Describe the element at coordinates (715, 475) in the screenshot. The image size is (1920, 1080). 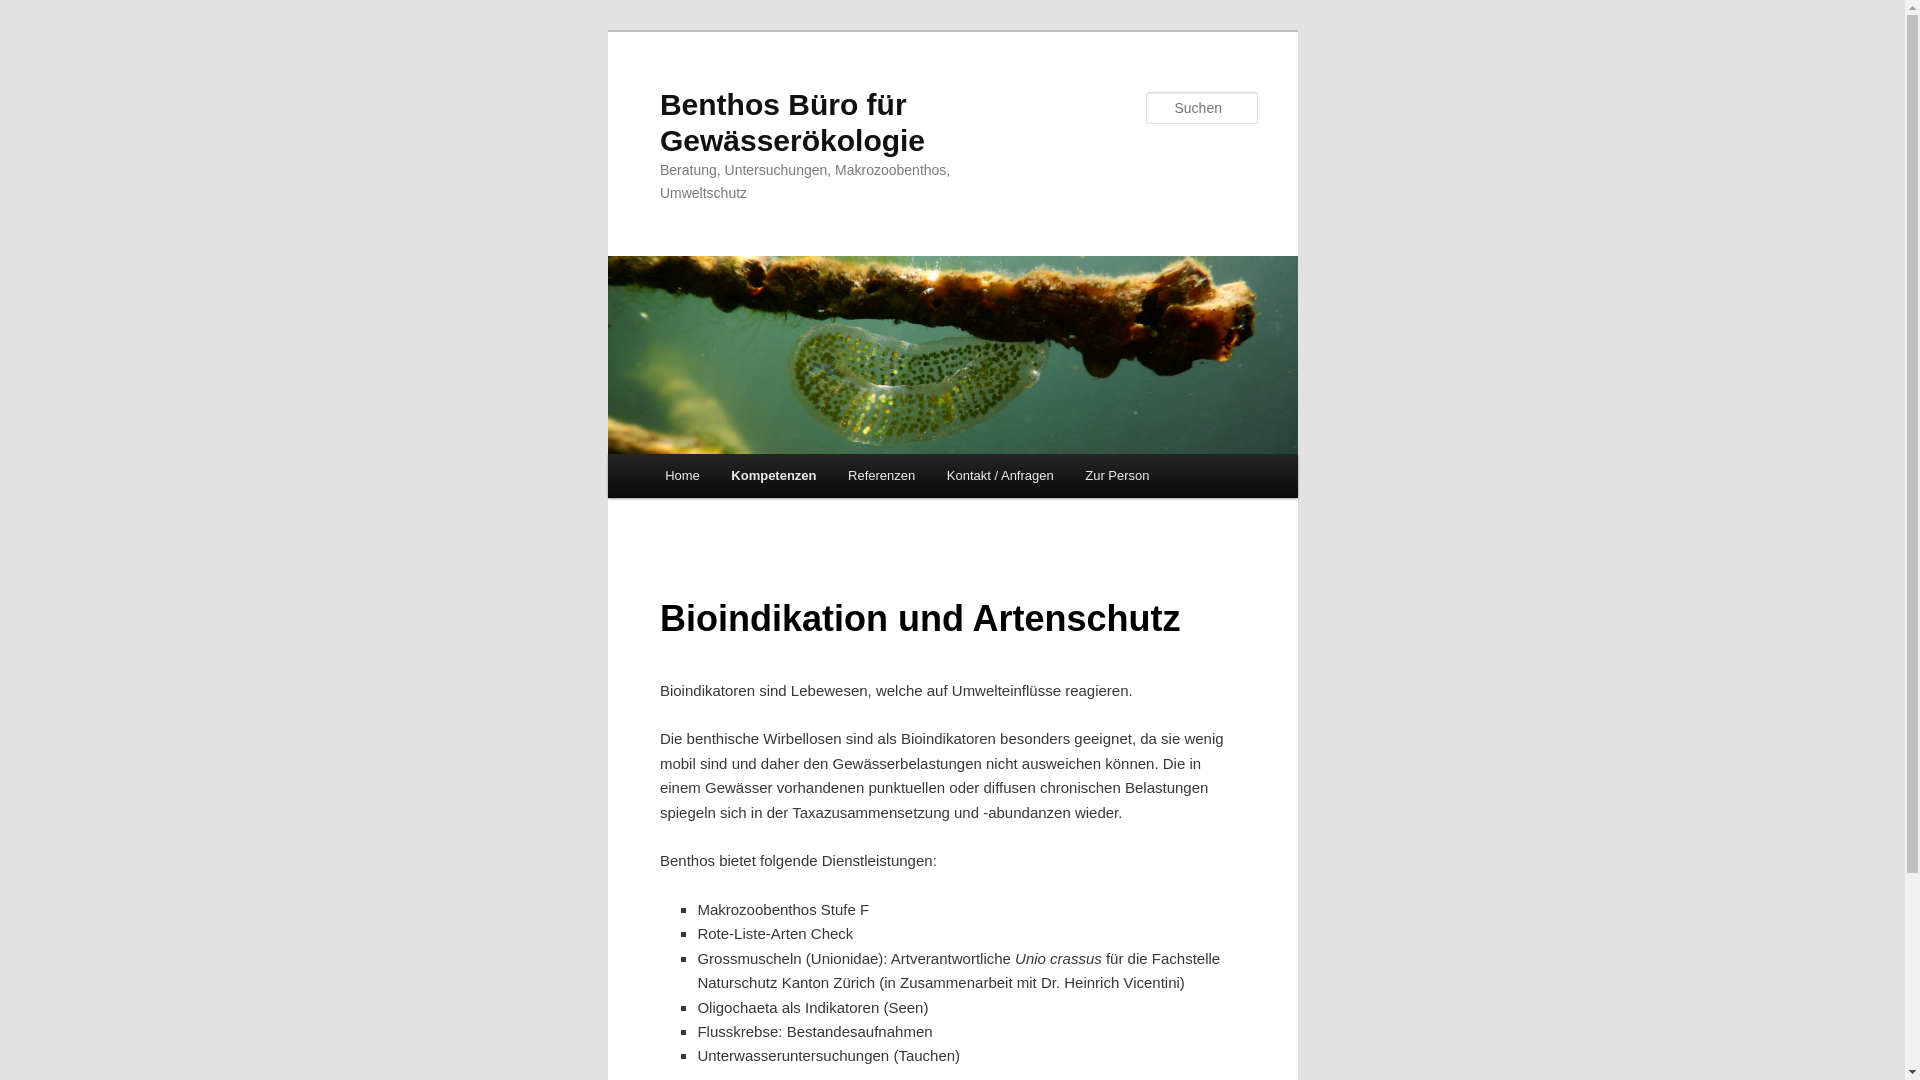
I see `'Kompetenzen'` at that location.